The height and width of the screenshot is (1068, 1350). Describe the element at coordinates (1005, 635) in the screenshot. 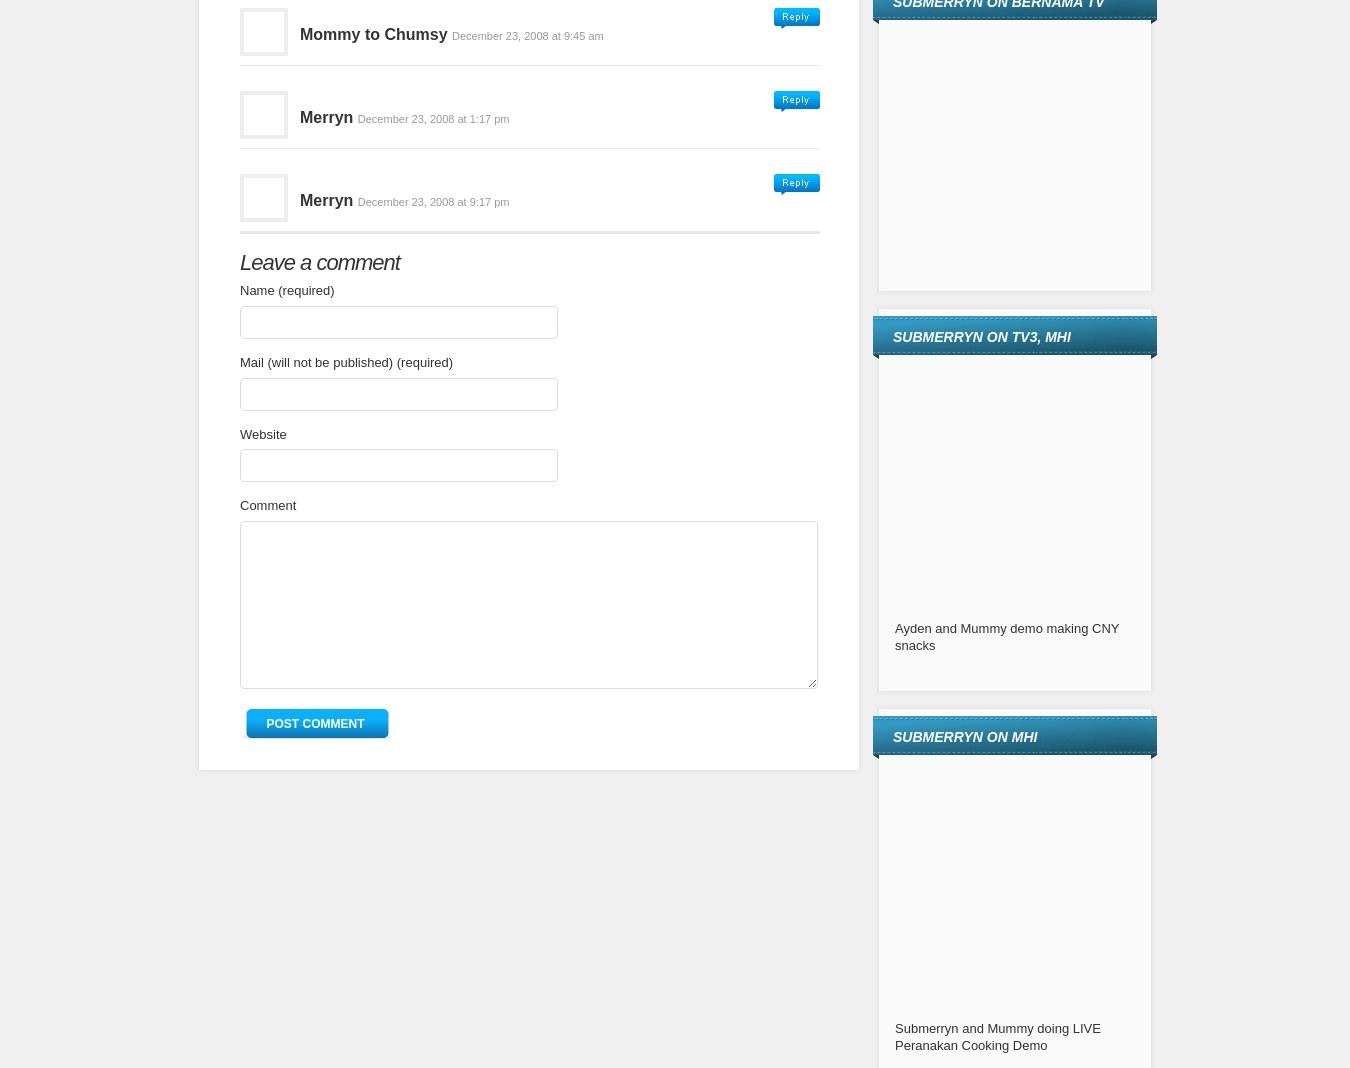

I see `'Ayden and Mummy demo making CNY snacks'` at that location.